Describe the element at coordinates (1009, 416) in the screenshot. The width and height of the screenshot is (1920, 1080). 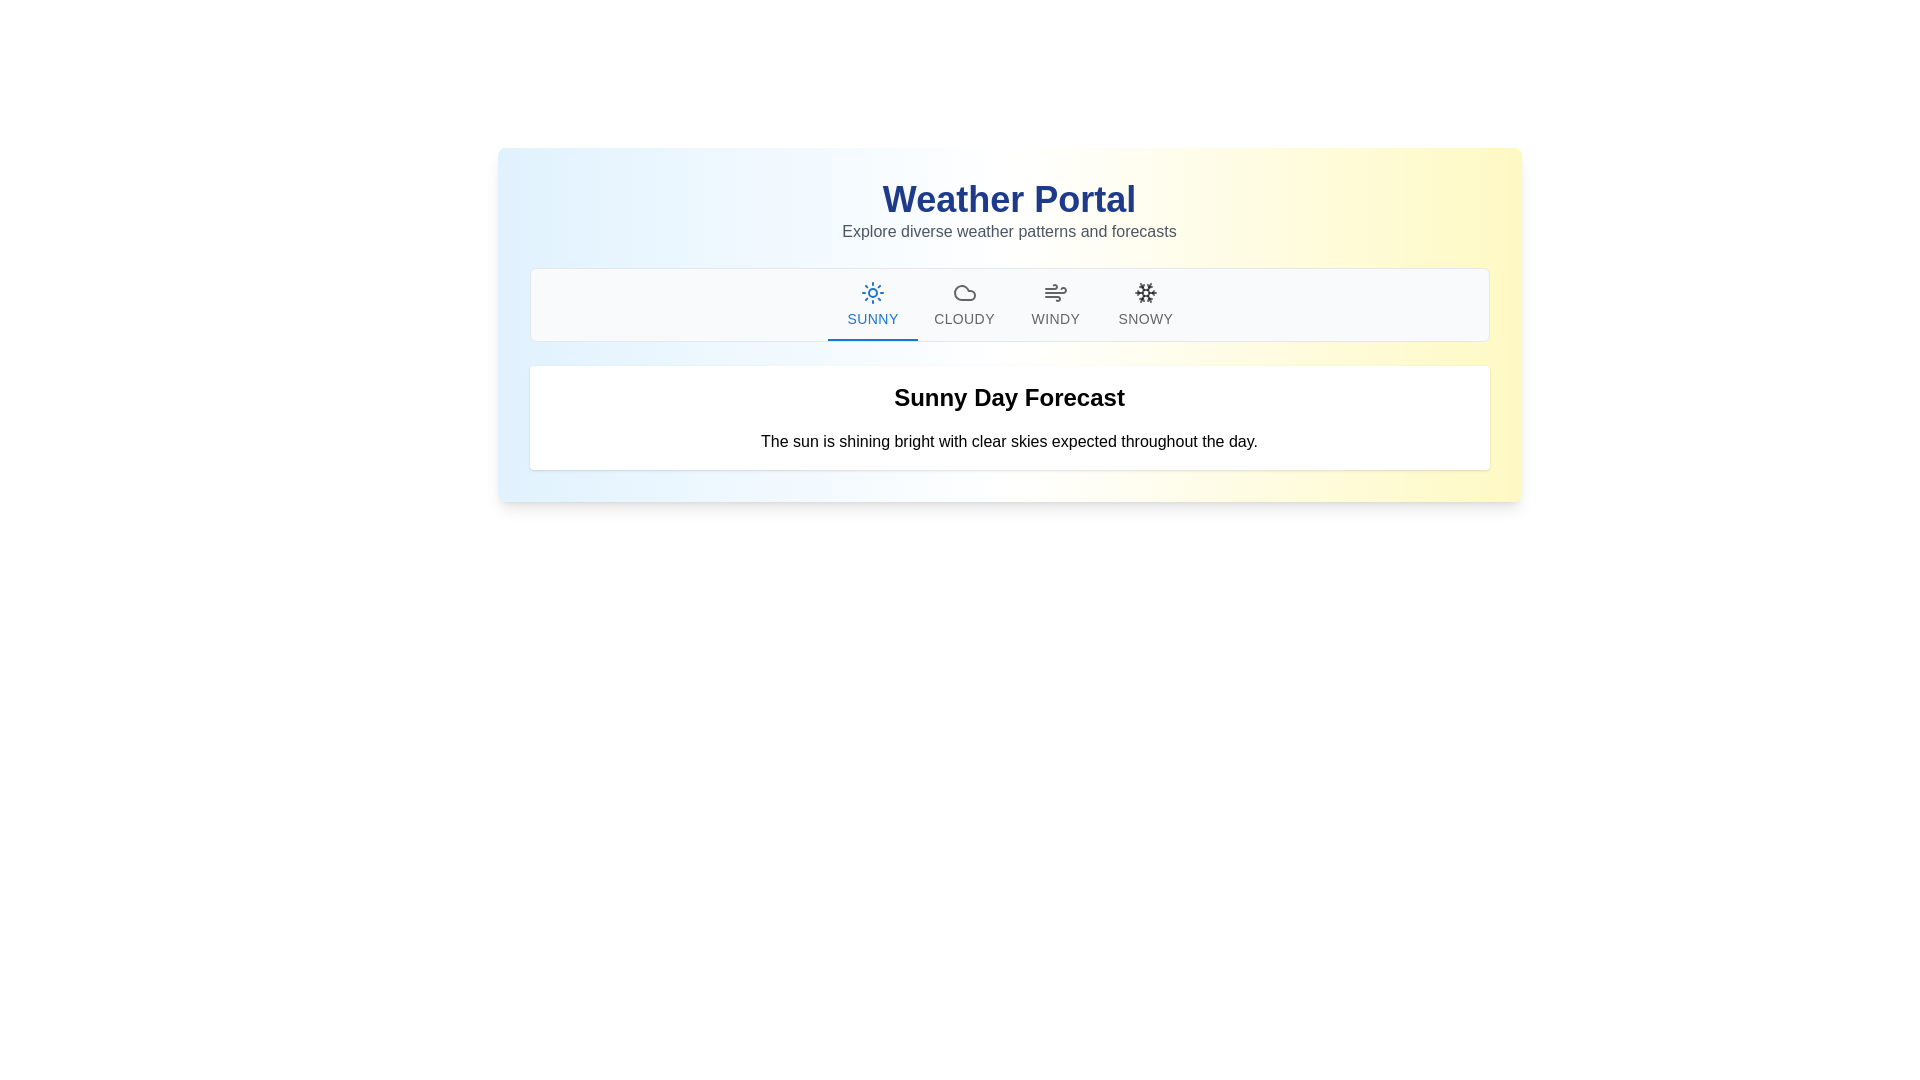
I see `the Information Panel that displays the weather forecast for the 'Sunny' tab, located below the navigation bar` at that location.